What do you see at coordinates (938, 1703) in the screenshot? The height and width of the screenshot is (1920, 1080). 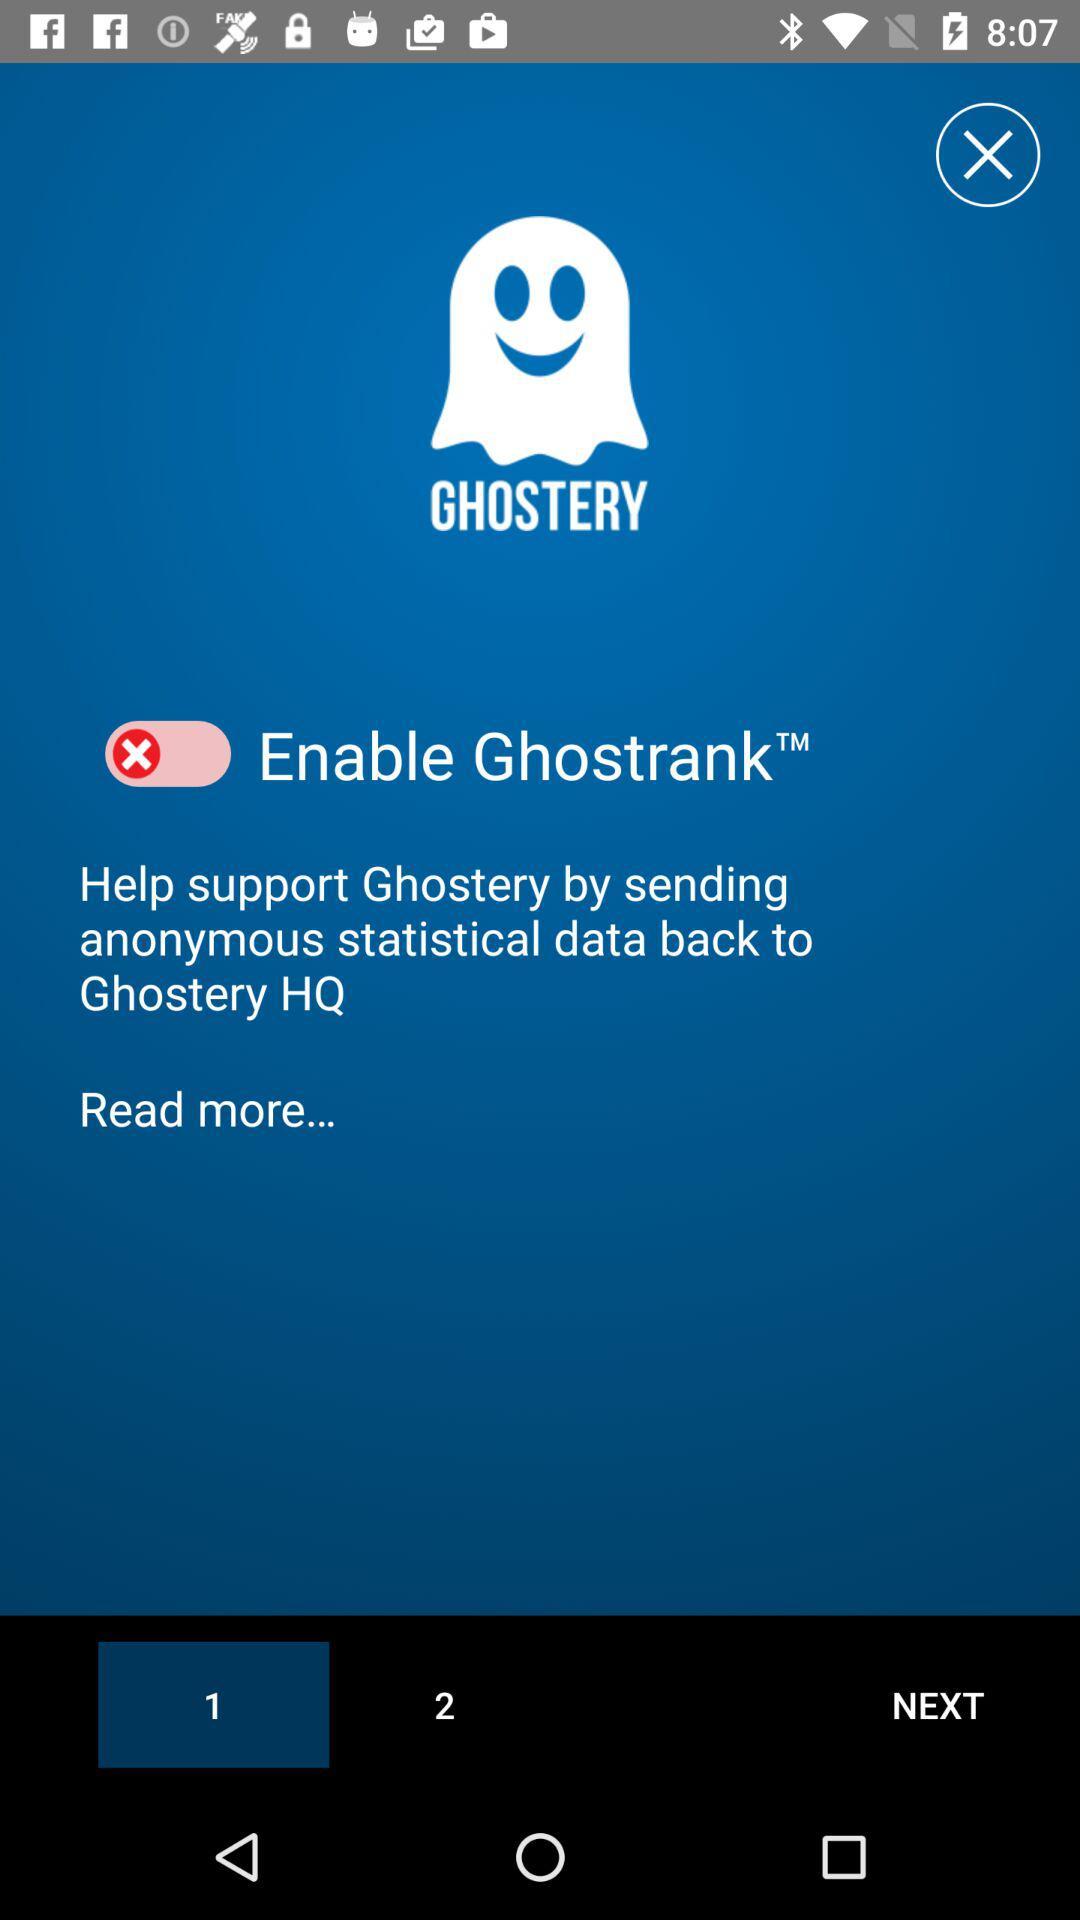 I see `next` at bounding box center [938, 1703].